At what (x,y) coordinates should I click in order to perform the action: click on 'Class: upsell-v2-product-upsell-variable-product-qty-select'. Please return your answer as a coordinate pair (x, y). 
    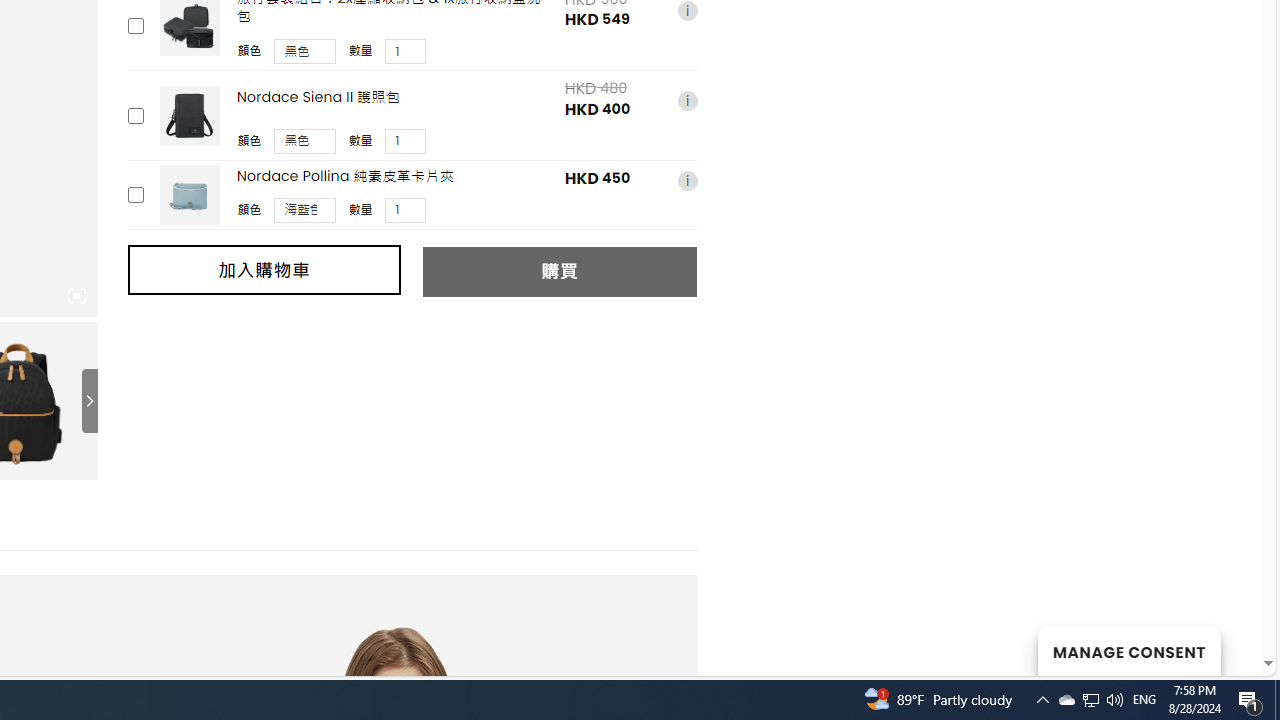
    Looking at the image, I should click on (405, 210).